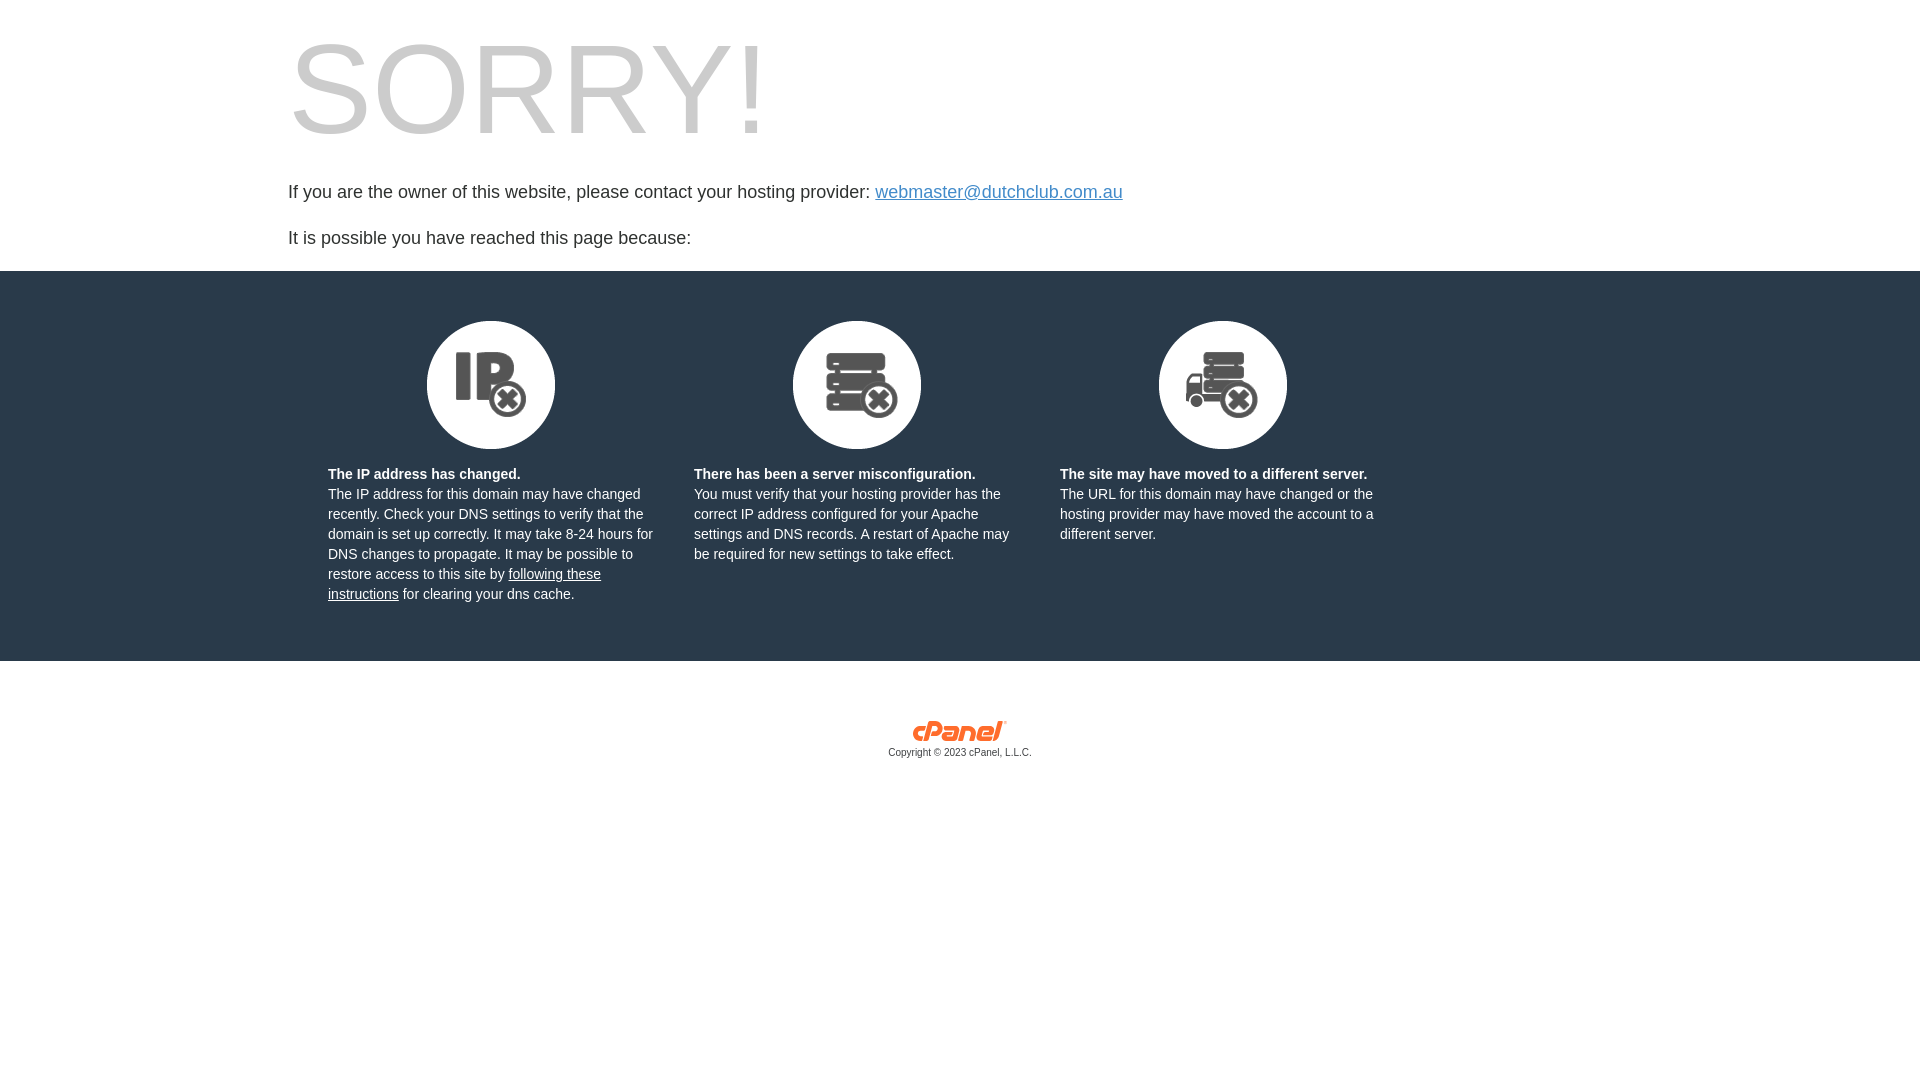 This screenshot has height=1080, width=1920. Describe the element at coordinates (463, 583) in the screenshot. I see `'following these instructions'` at that location.